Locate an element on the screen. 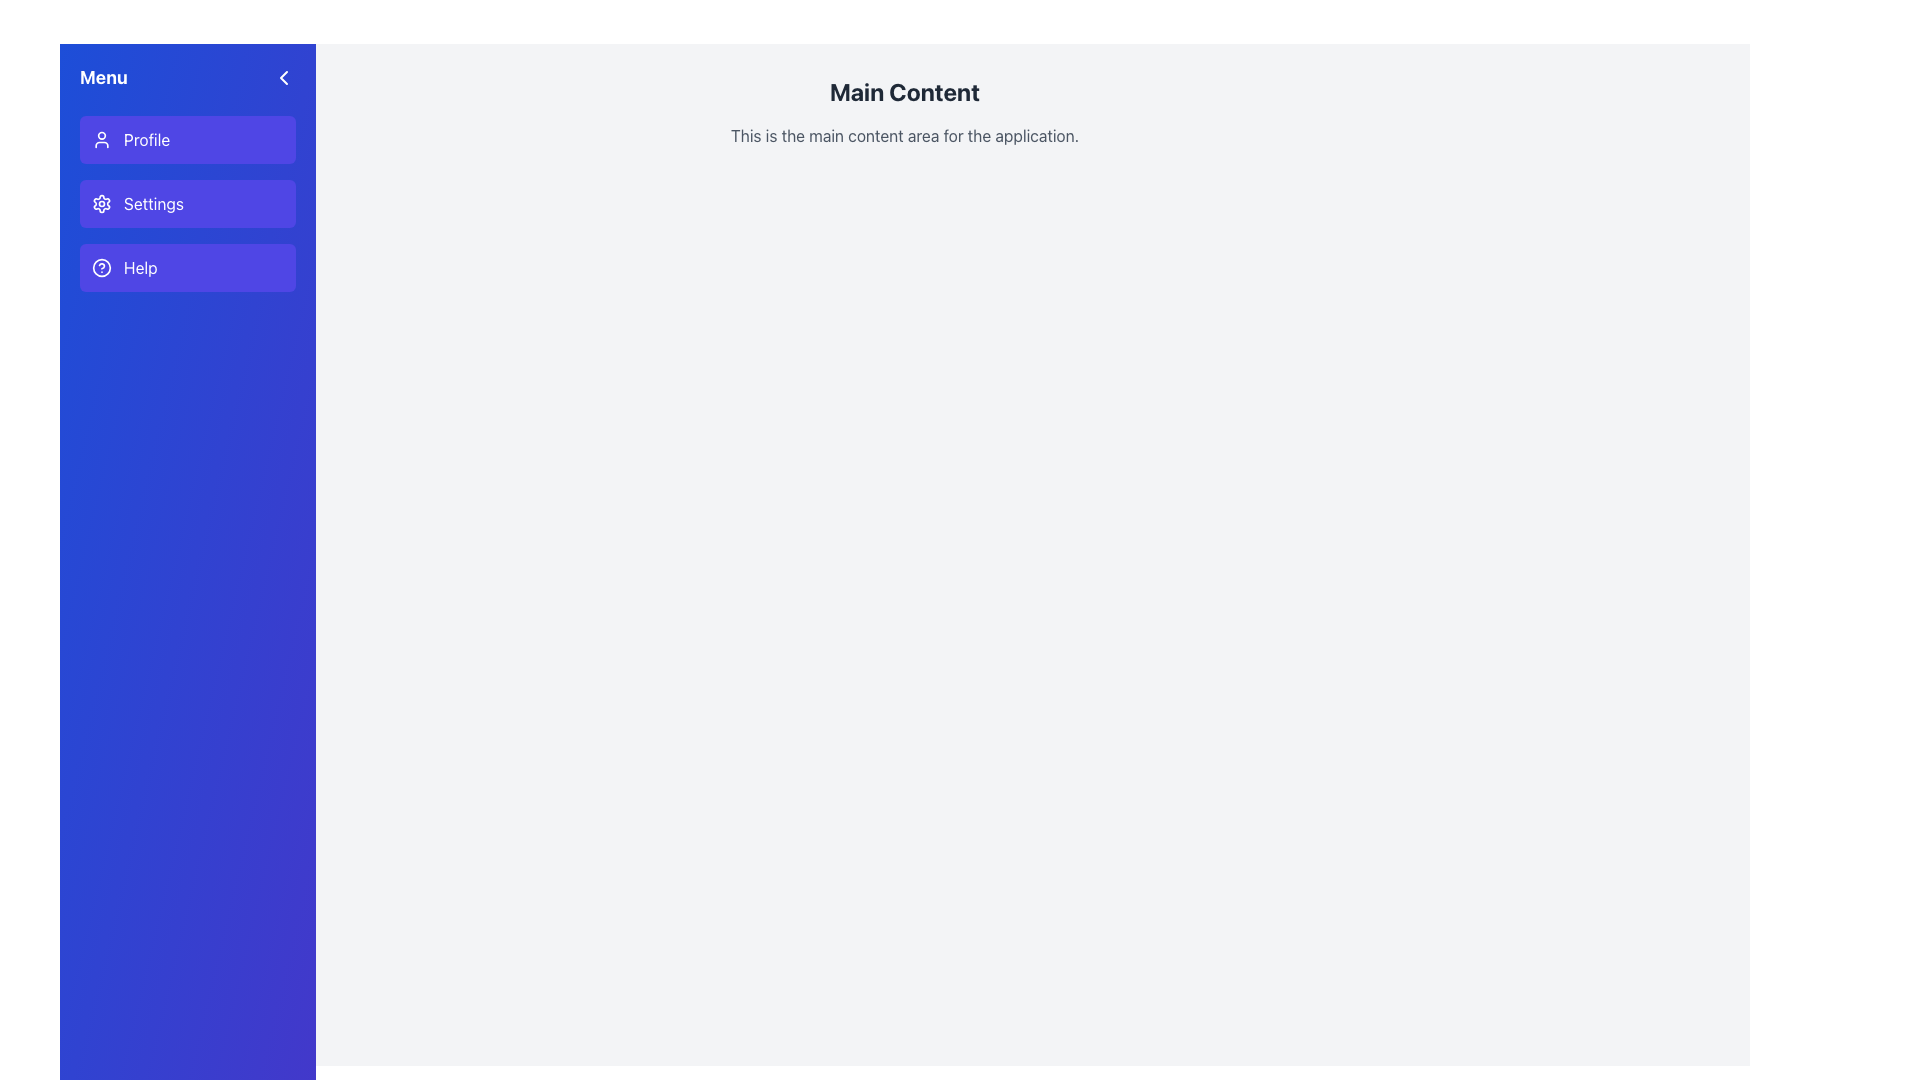 This screenshot has height=1080, width=1920. the gear-shaped settings icon located in the left sidebar navigation menu is located at coordinates (100, 204).